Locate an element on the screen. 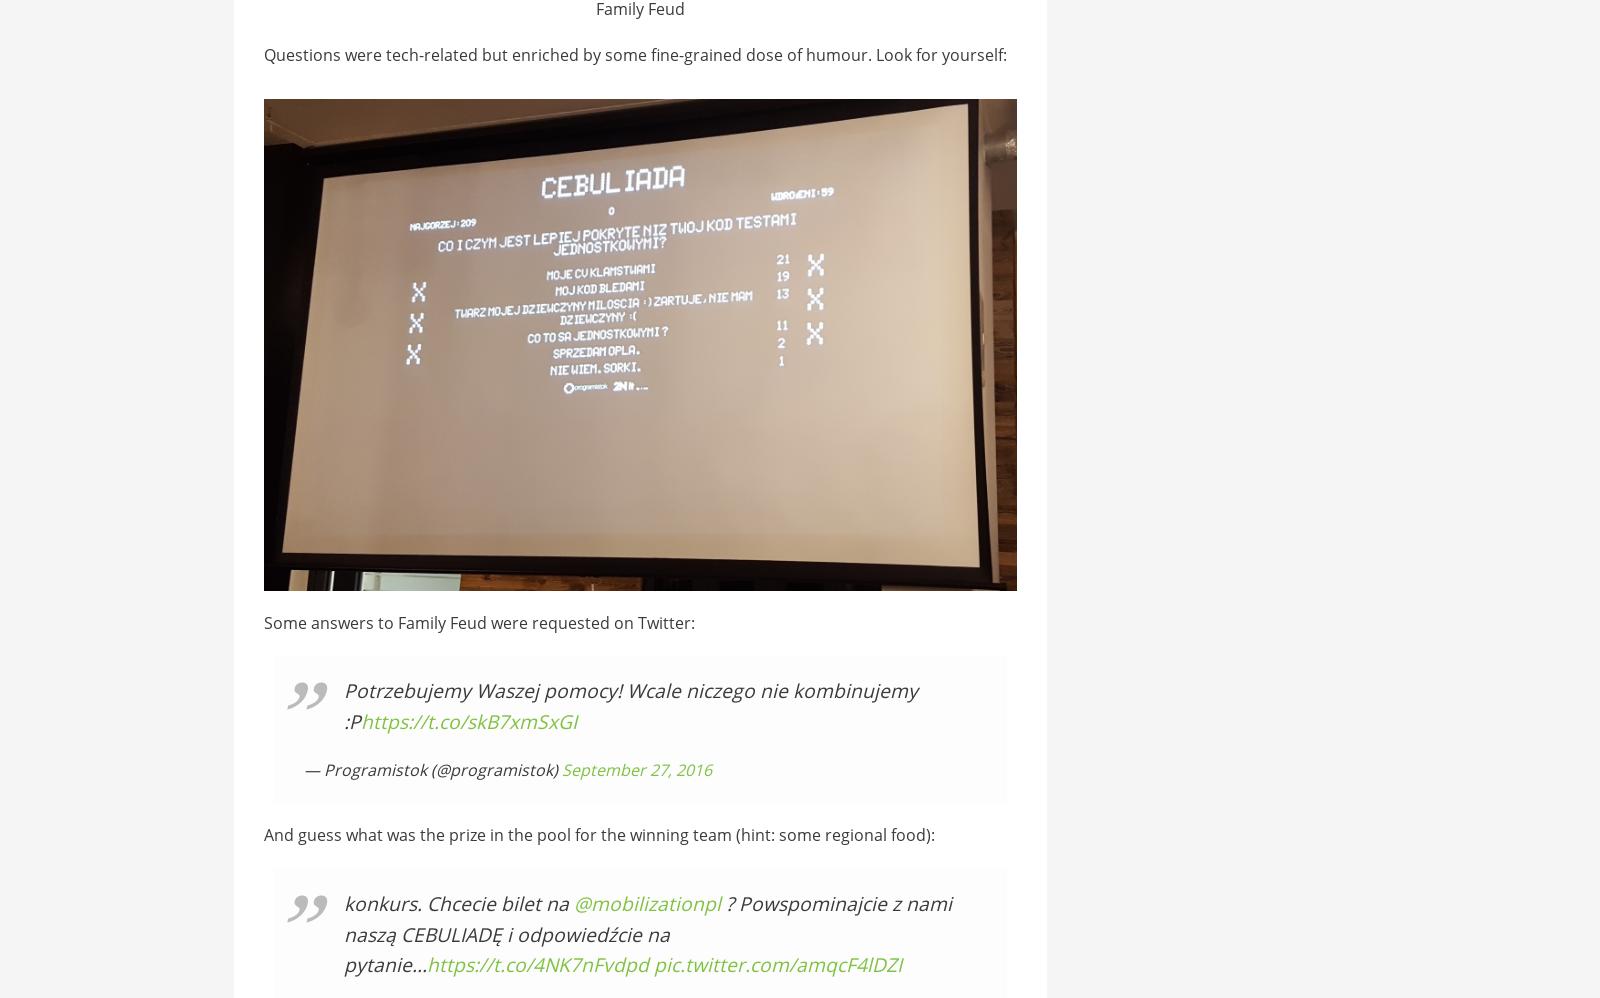  'konkurs. Chcecie bilet na' is located at coordinates (343, 903).